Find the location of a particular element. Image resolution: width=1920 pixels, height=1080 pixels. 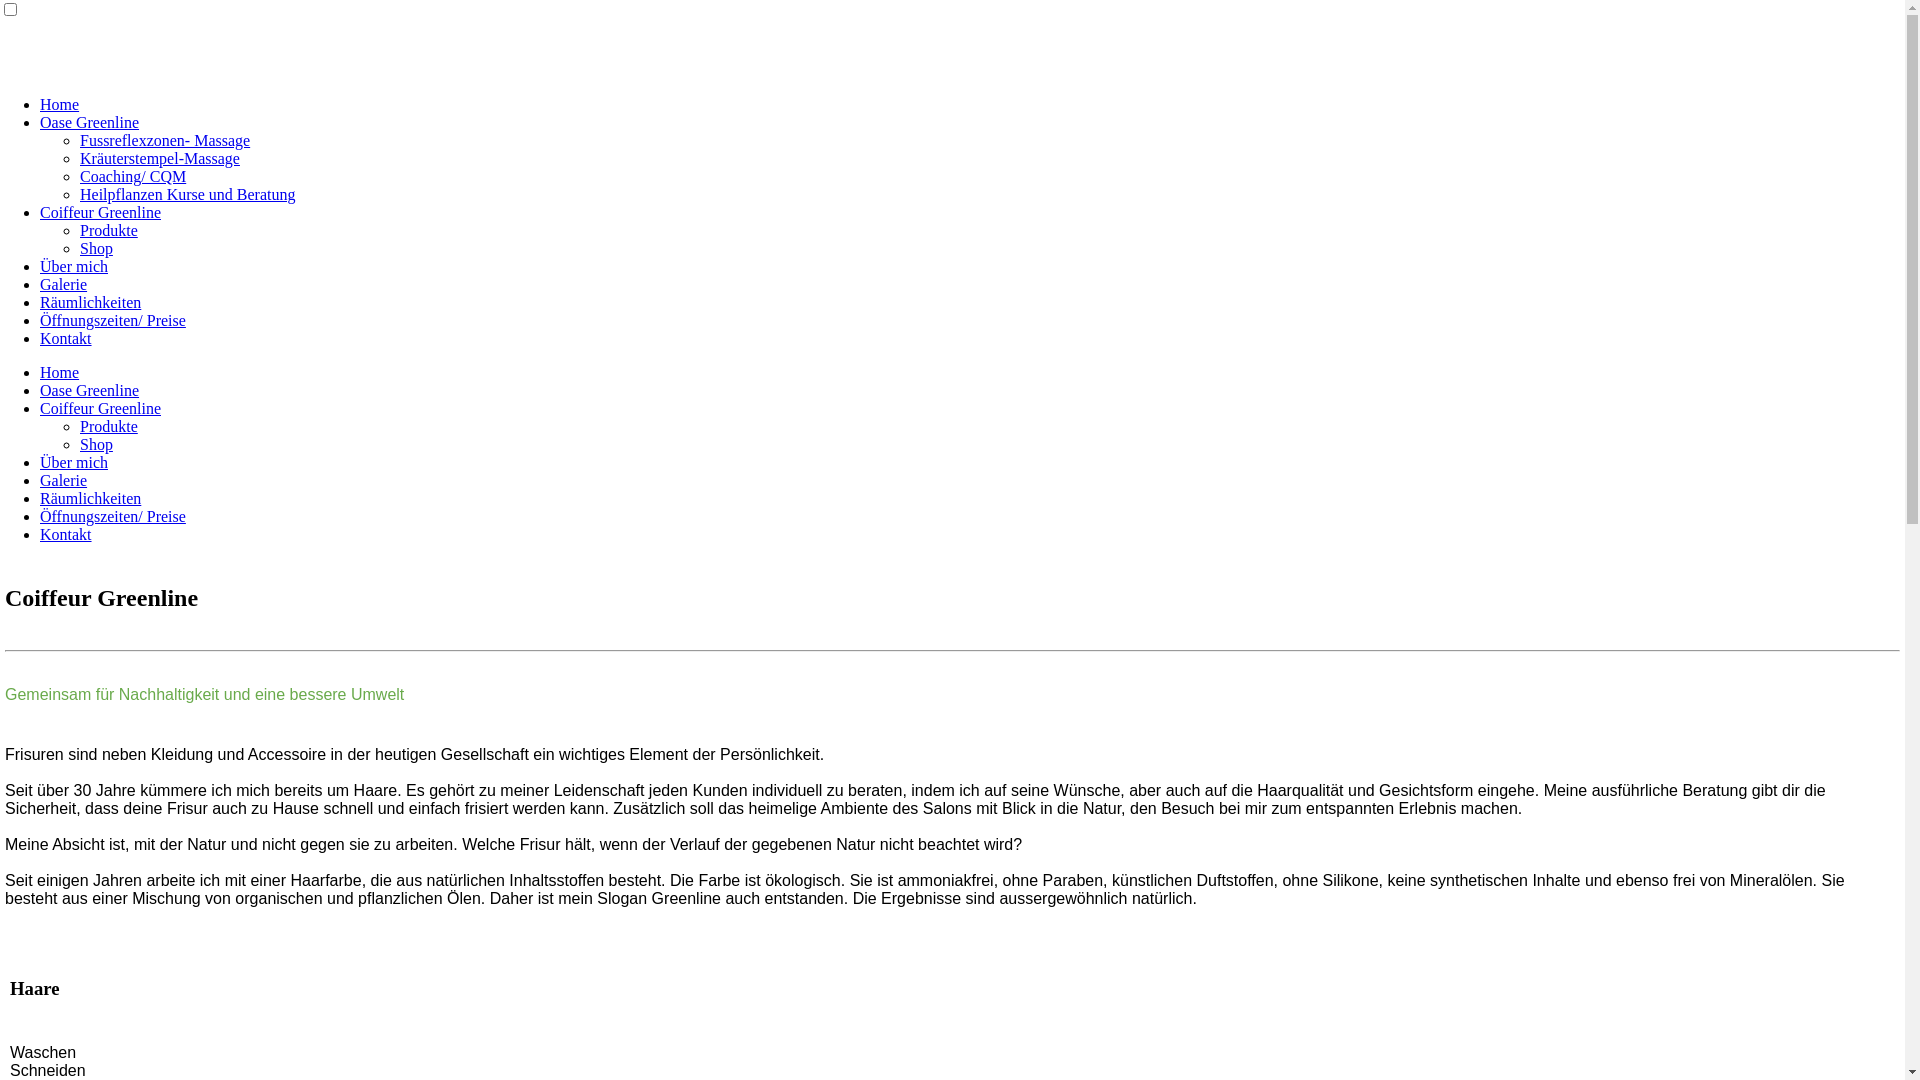

'Home' is located at coordinates (59, 104).